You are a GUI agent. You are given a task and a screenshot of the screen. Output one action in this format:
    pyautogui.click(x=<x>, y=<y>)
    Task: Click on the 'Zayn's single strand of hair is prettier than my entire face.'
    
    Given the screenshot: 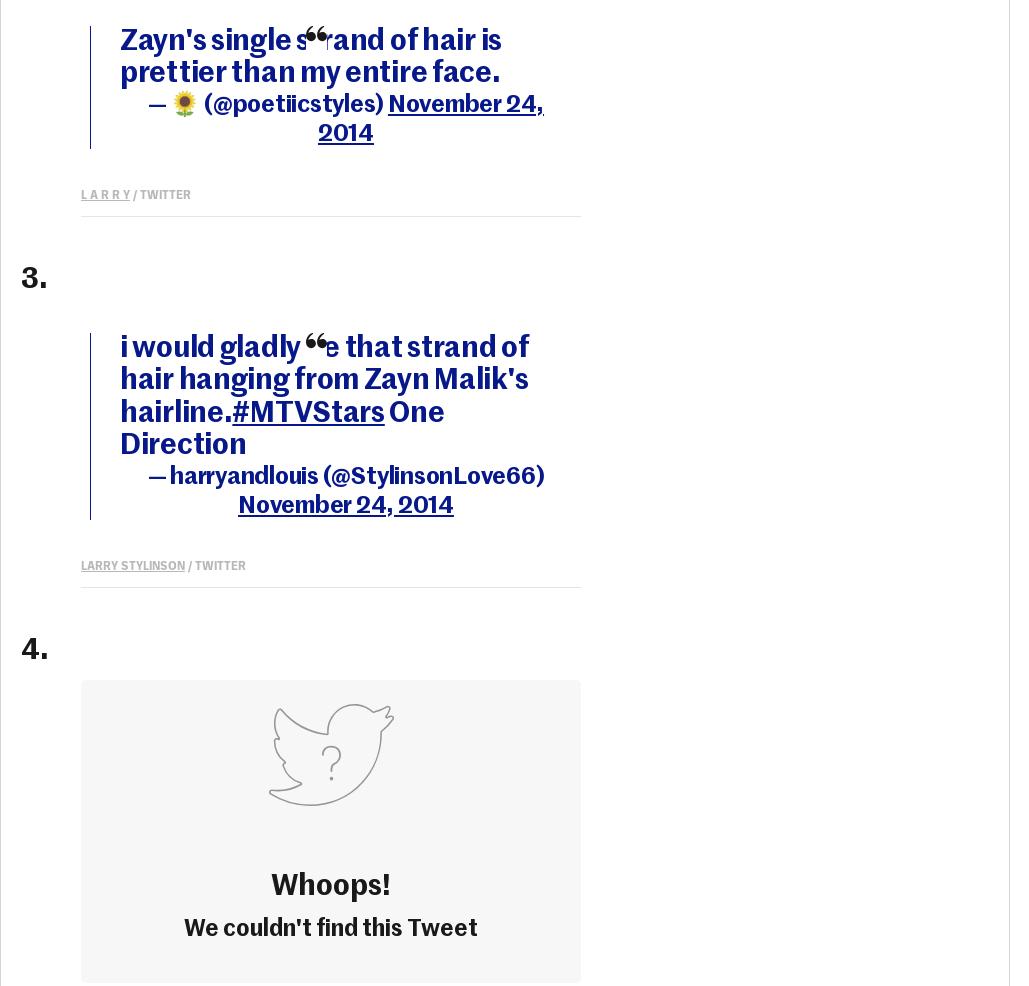 What is the action you would take?
    pyautogui.click(x=118, y=56)
    